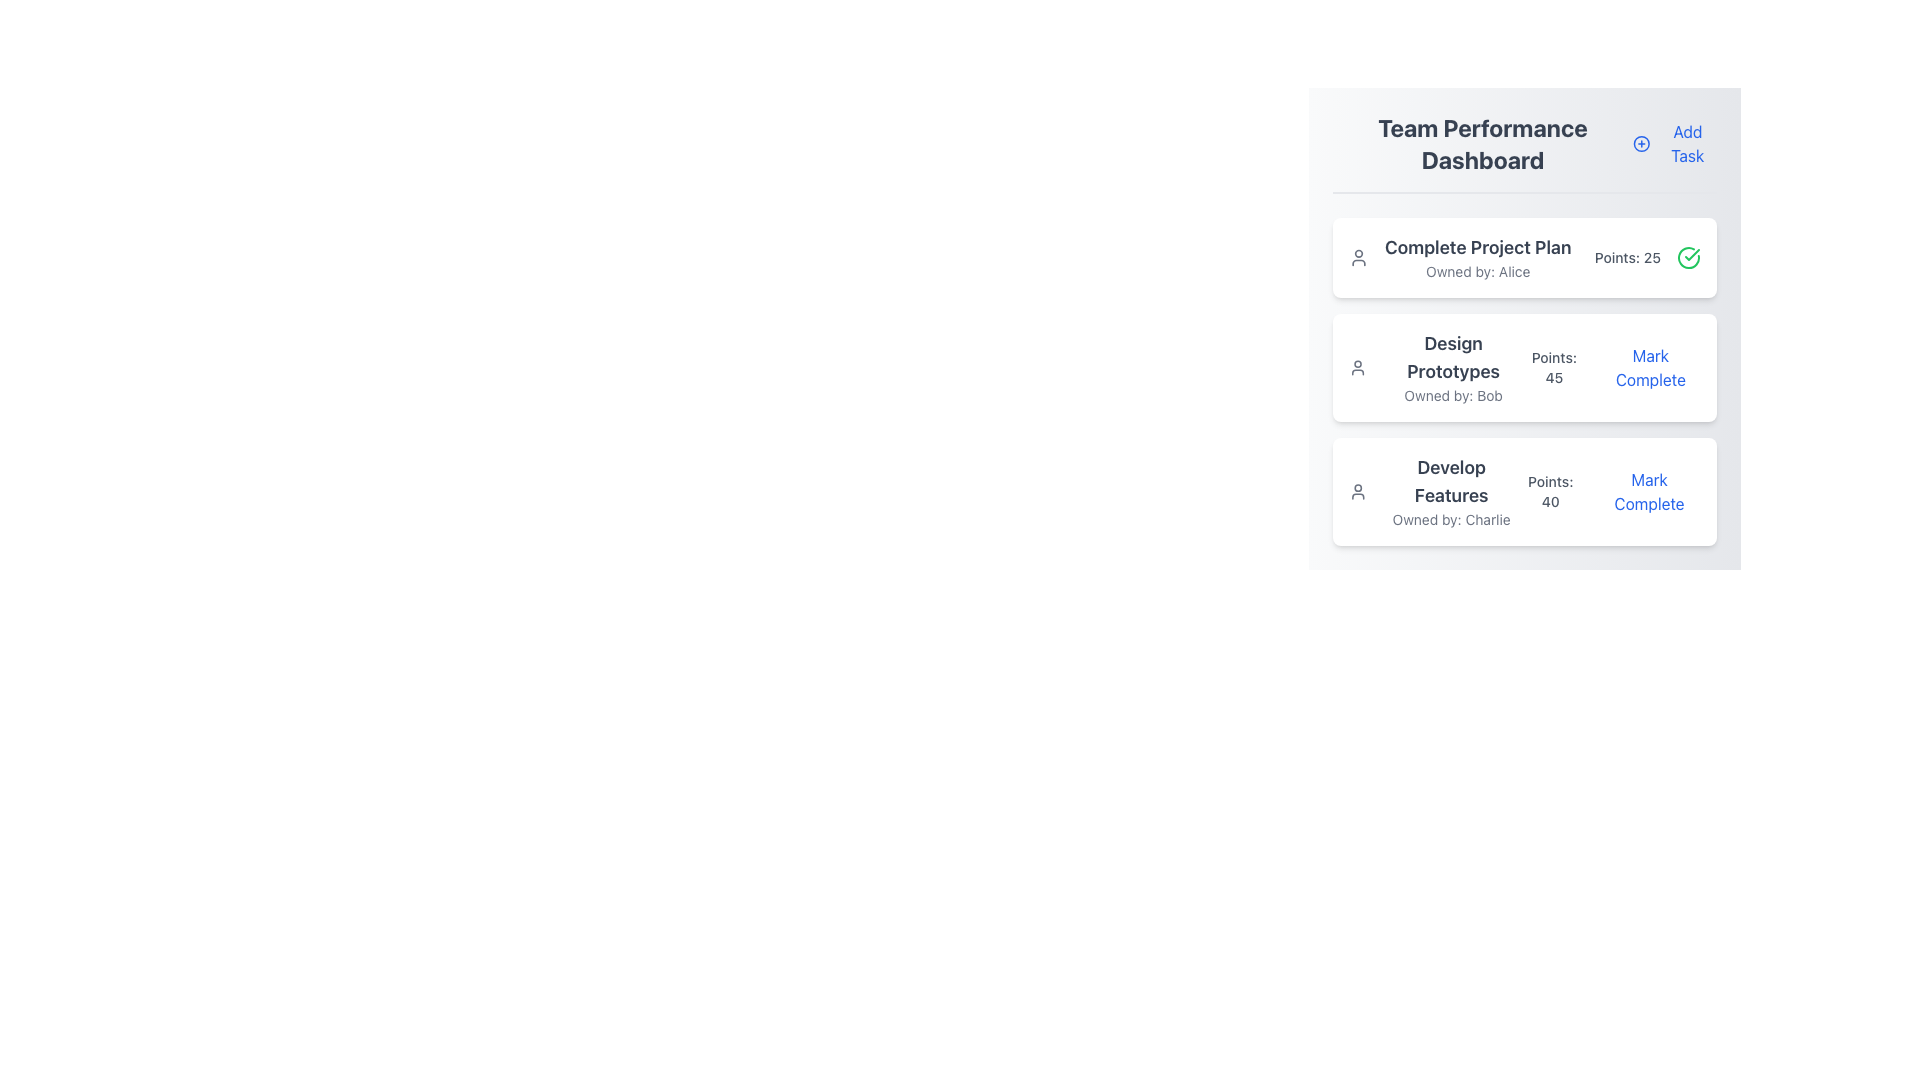 Image resolution: width=1920 pixels, height=1080 pixels. I want to click on the static text displaying 'Points: 45' within the 'Design Prototypes' section of the 'Team Performance Dashboard', so click(1553, 367).